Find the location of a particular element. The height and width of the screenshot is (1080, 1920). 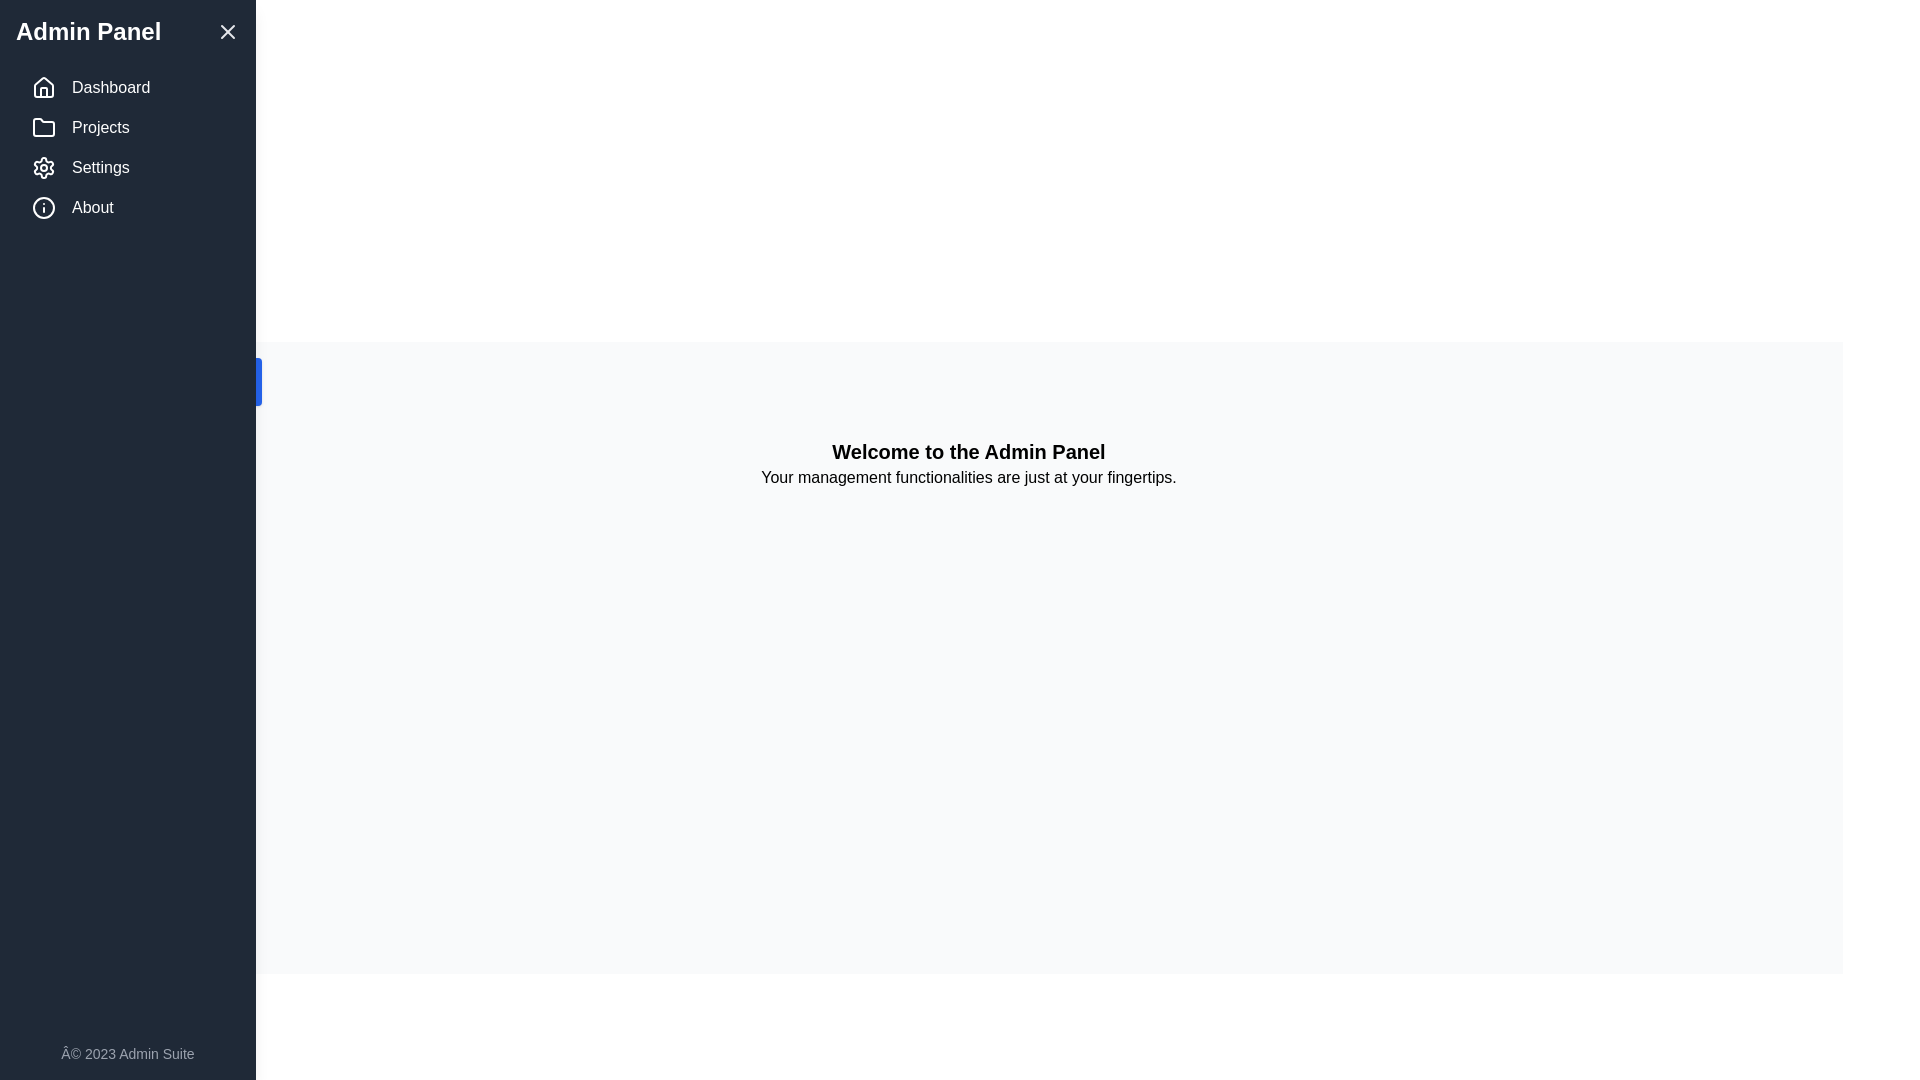

the Dashboard icon in the sidebar menu is located at coordinates (43, 86).